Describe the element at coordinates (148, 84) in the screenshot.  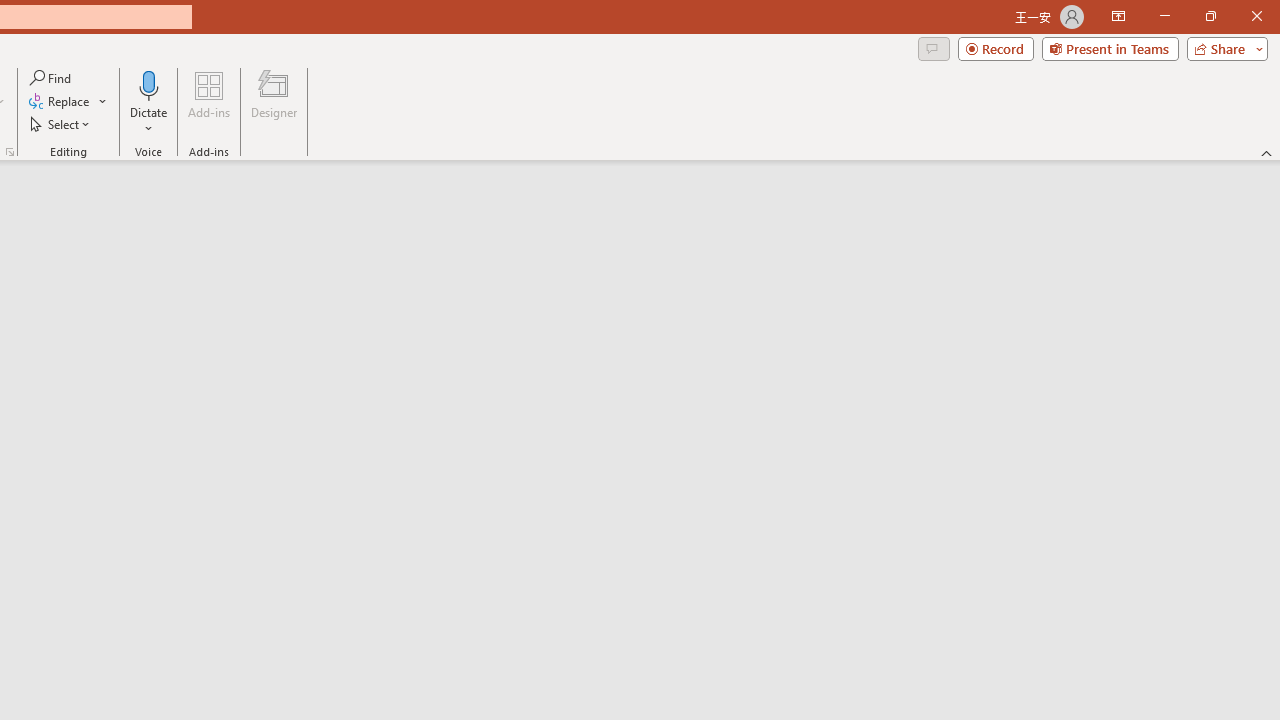
I see `'Dictate'` at that location.